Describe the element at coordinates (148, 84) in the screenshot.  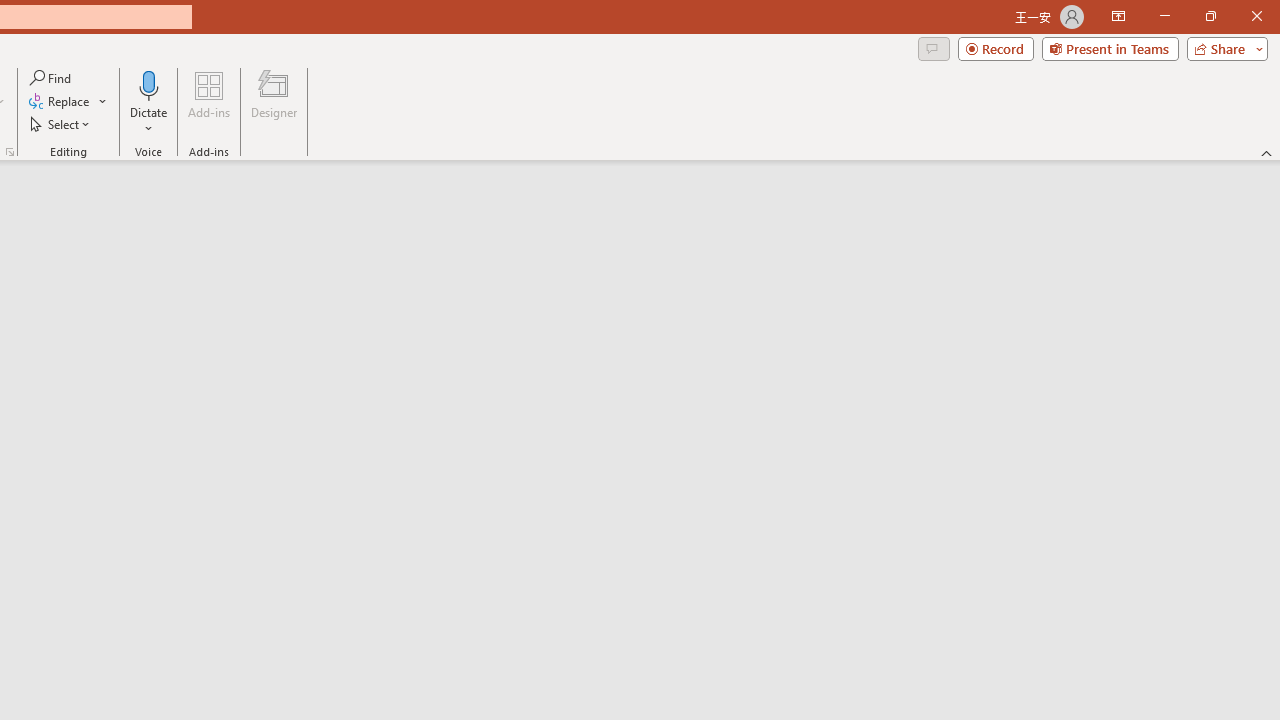
I see `'Dictate'` at that location.